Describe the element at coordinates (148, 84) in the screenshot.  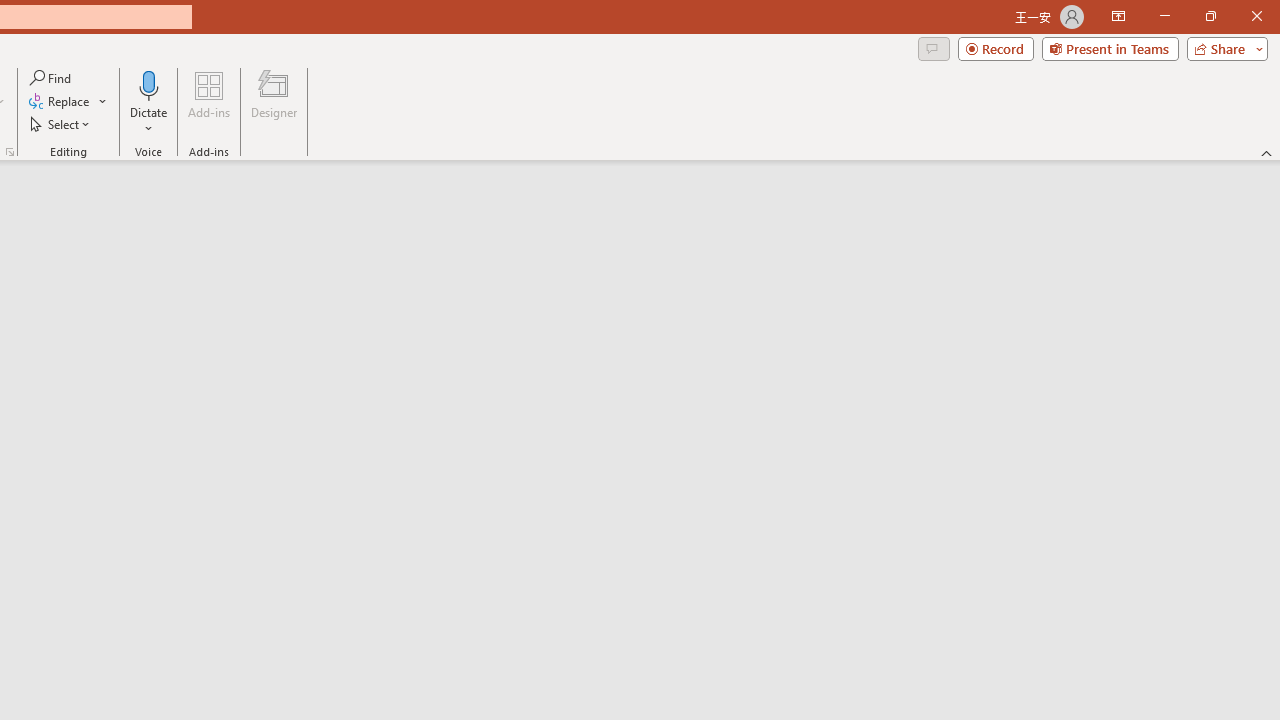
I see `'Dictate'` at that location.